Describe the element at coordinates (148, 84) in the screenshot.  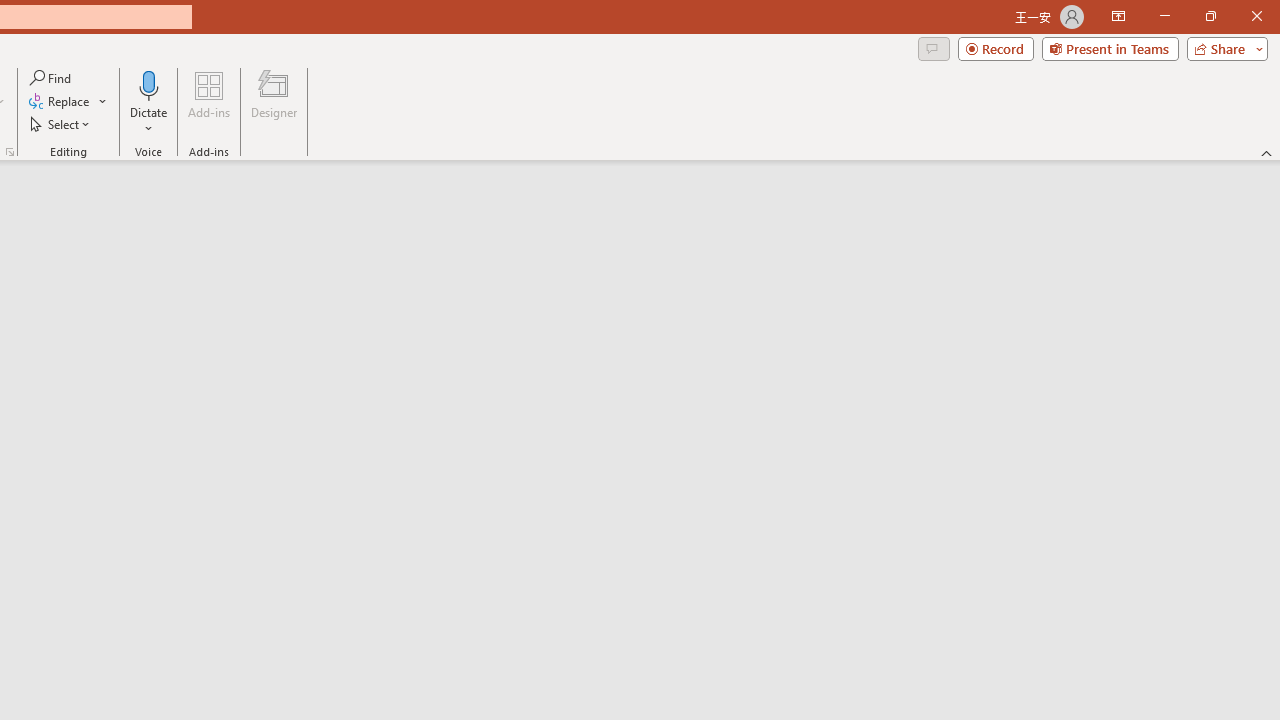
I see `'Dictate'` at that location.